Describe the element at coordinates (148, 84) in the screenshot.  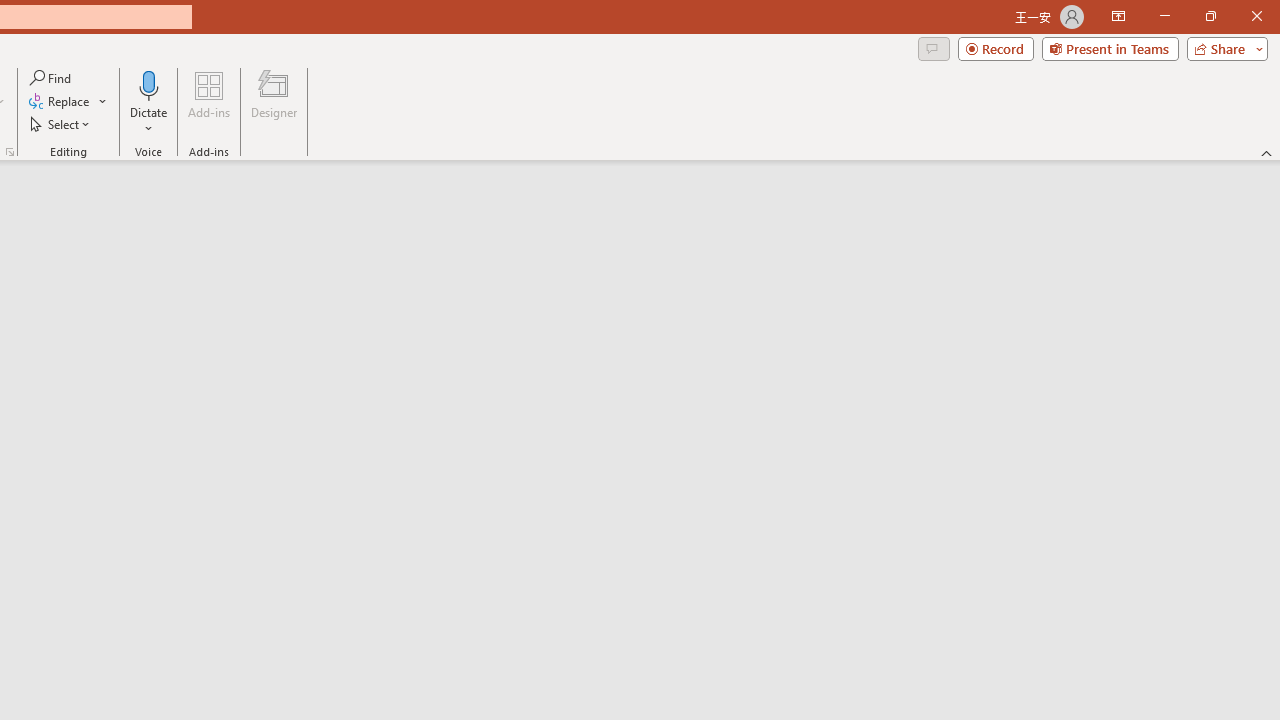
I see `'Dictate'` at that location.